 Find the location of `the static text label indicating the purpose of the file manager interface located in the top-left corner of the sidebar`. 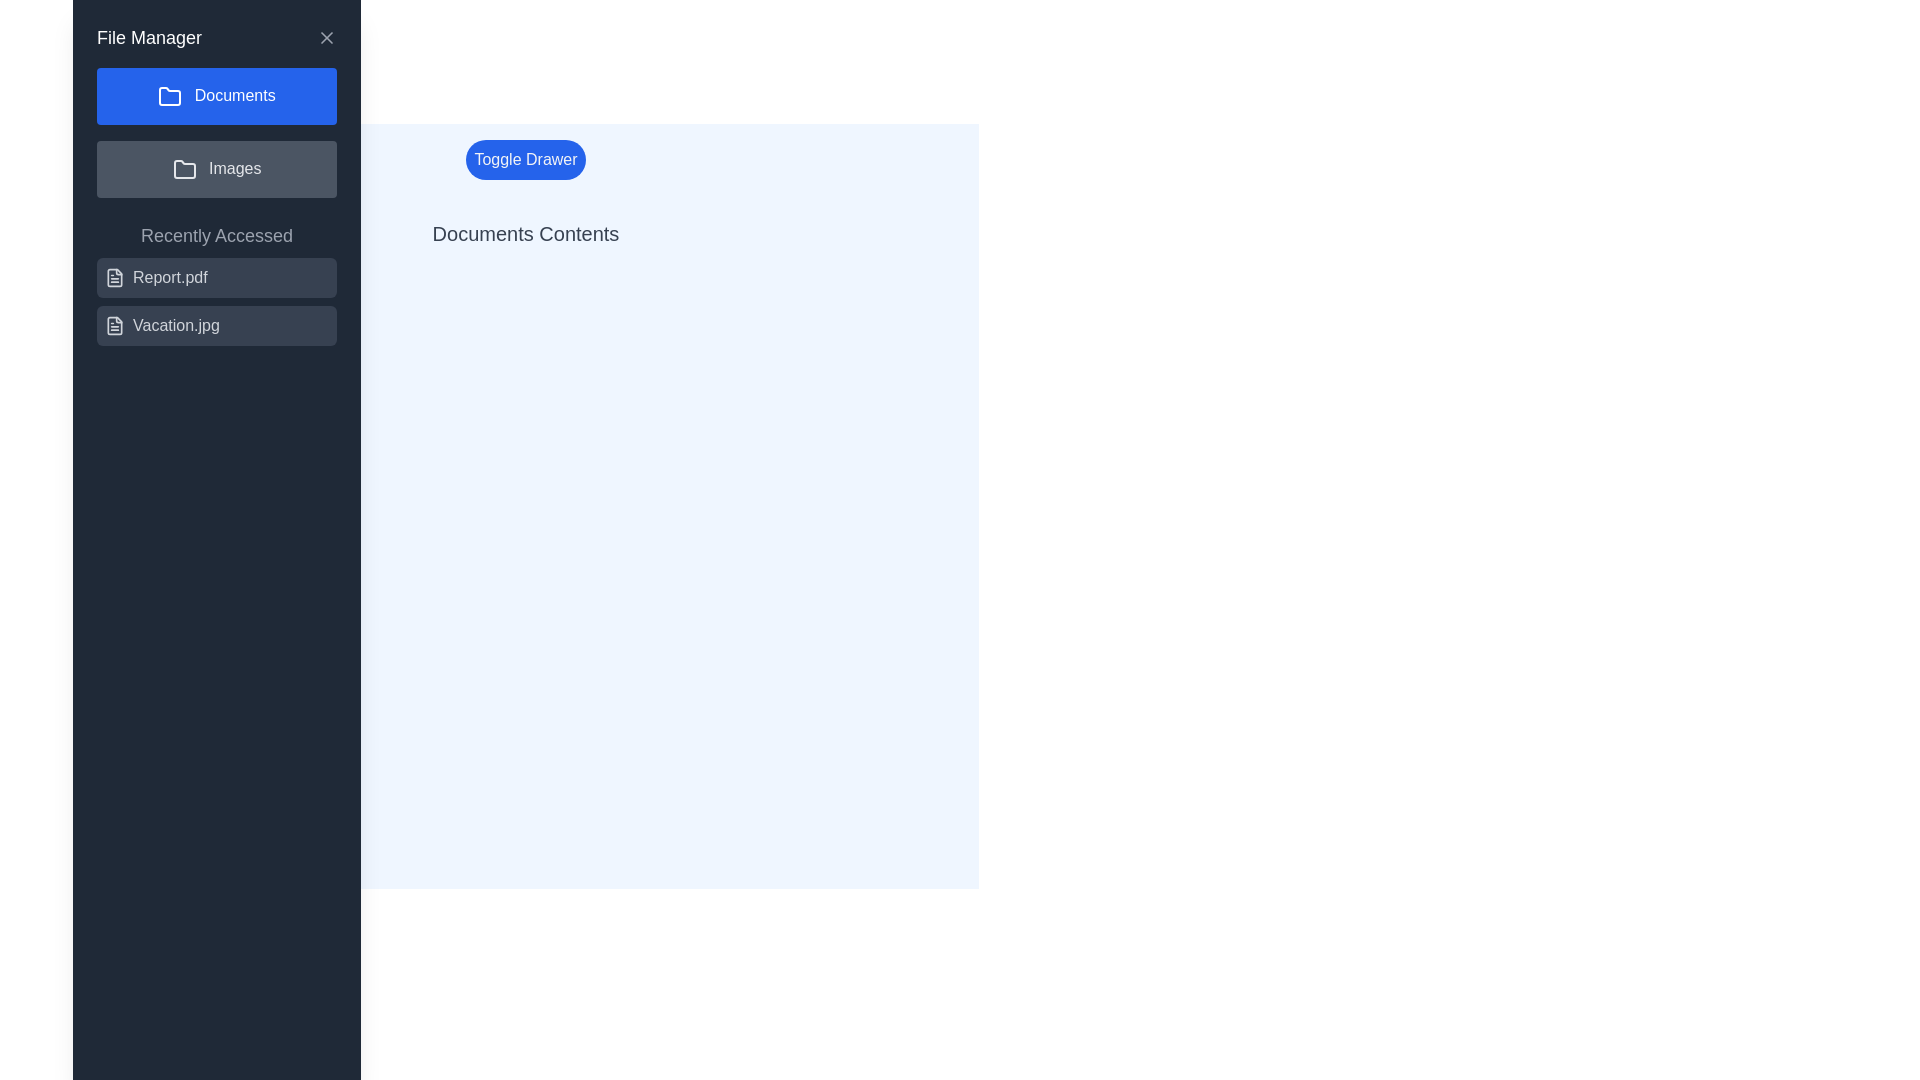

the static text label indicating the purpose of the file manager interface located in the top-left corner of the sidebar is located at coordinates (148, 38).